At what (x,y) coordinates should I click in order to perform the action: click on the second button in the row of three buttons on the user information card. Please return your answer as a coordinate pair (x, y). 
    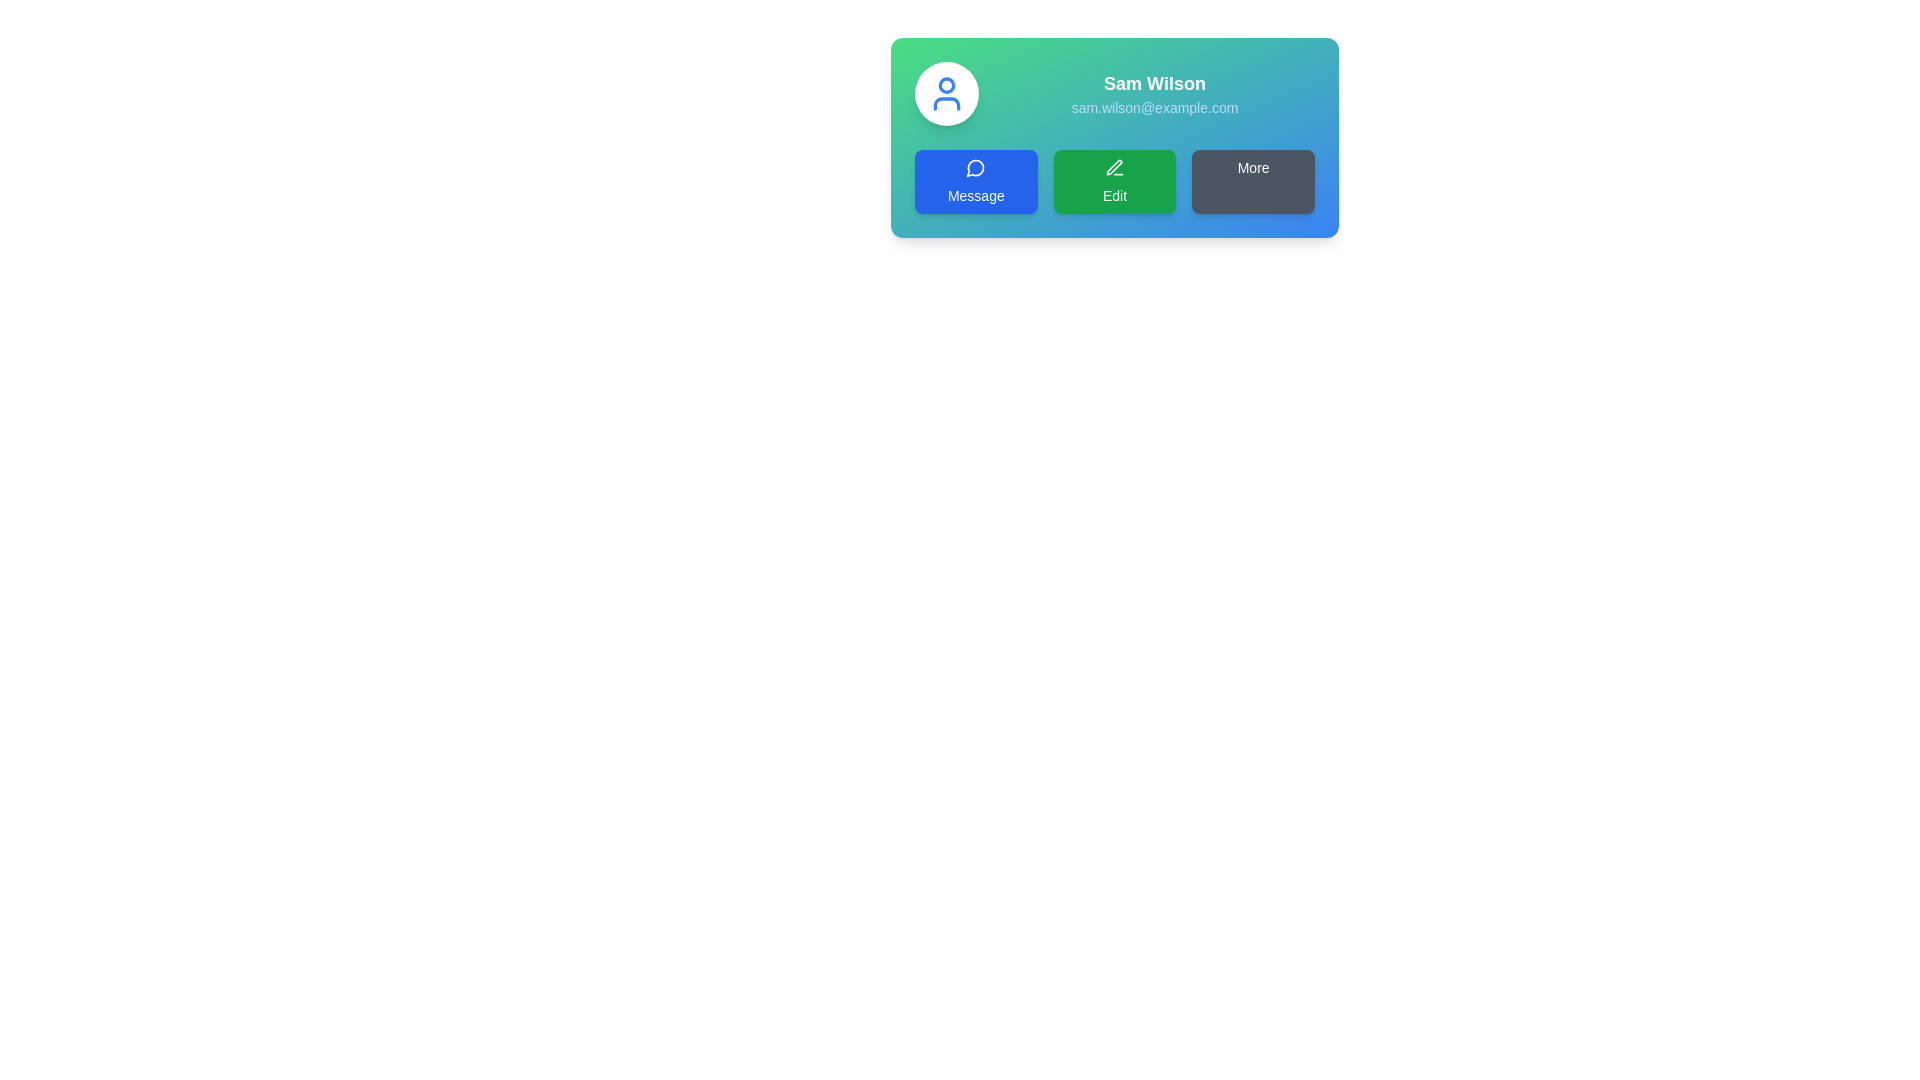
    Looking at the image, I should click on (1113, 181).